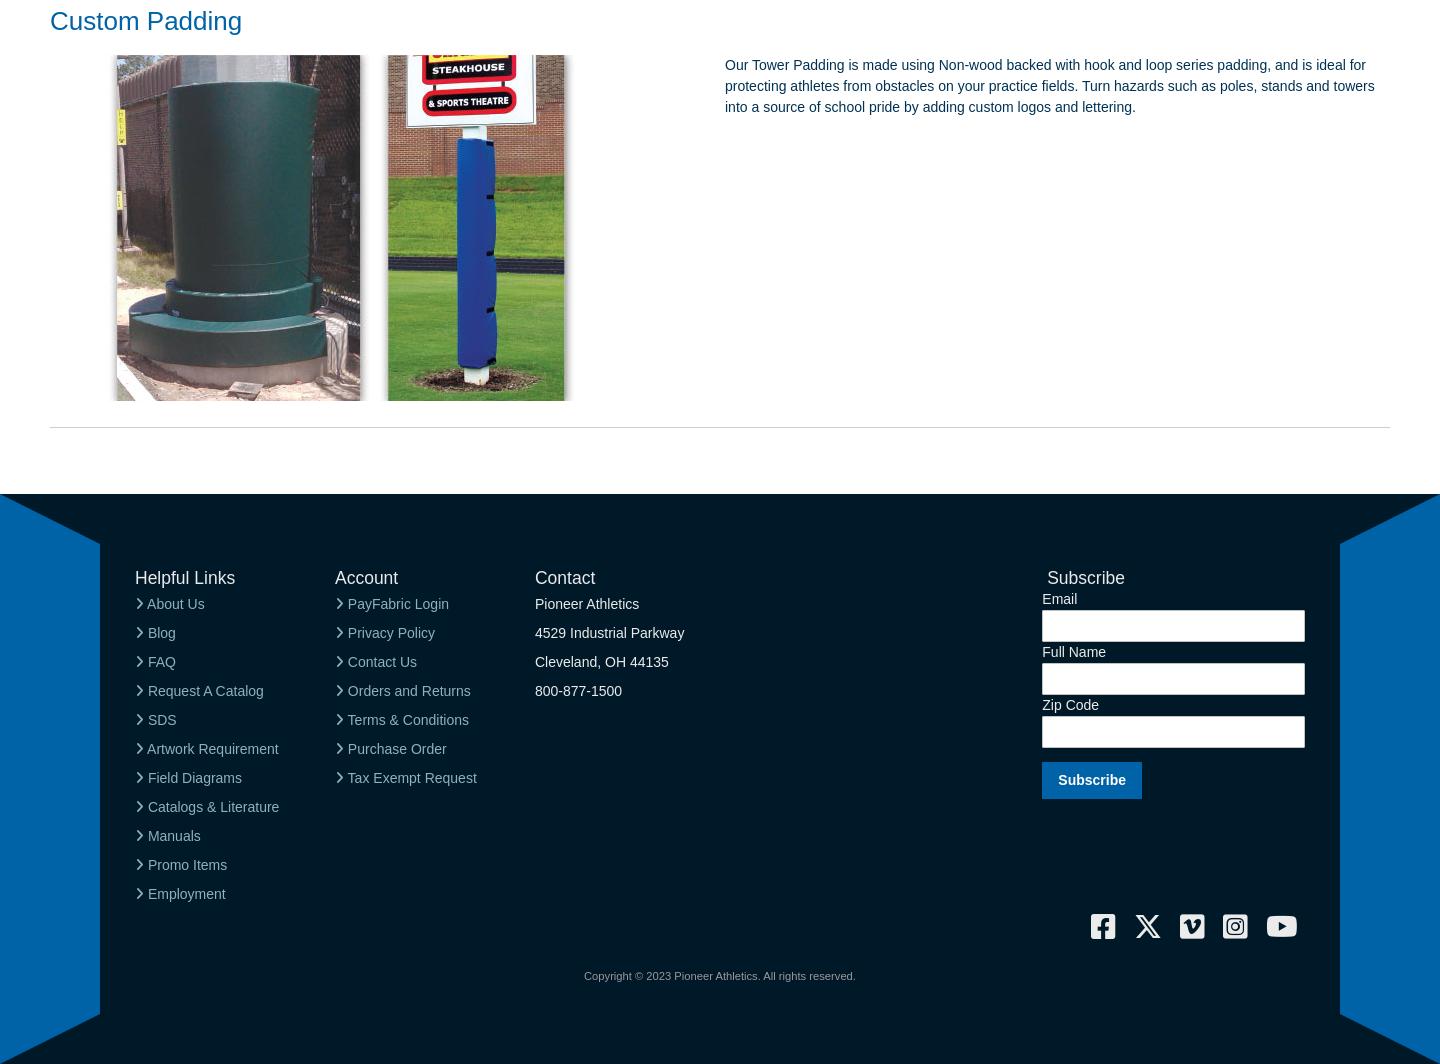  I want to click on 'Promo Items', so click(185, 863).